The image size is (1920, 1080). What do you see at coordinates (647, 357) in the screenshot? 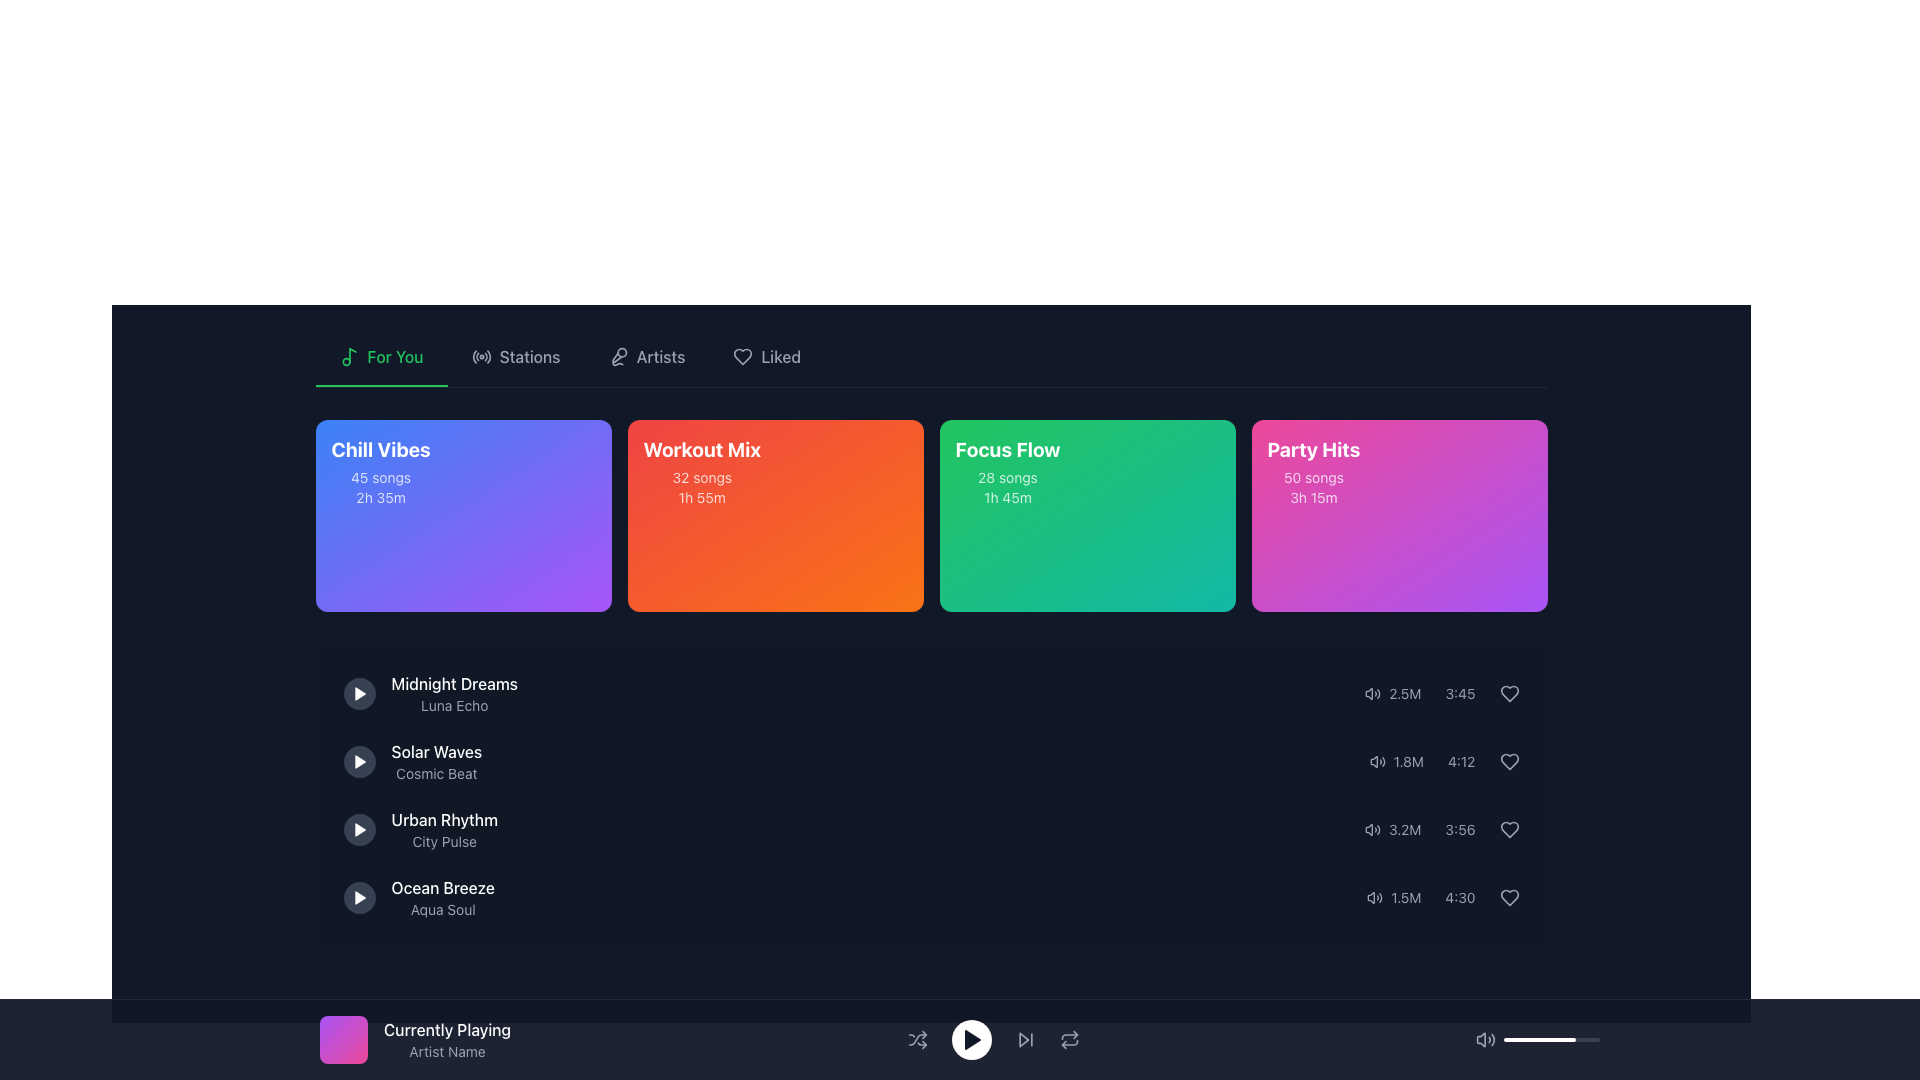
I see `the 'Artists' navigation tab, which is the third item in the menu and labeled with a microphone icon and the text 'Artists'` at bounding box center [647, 357].